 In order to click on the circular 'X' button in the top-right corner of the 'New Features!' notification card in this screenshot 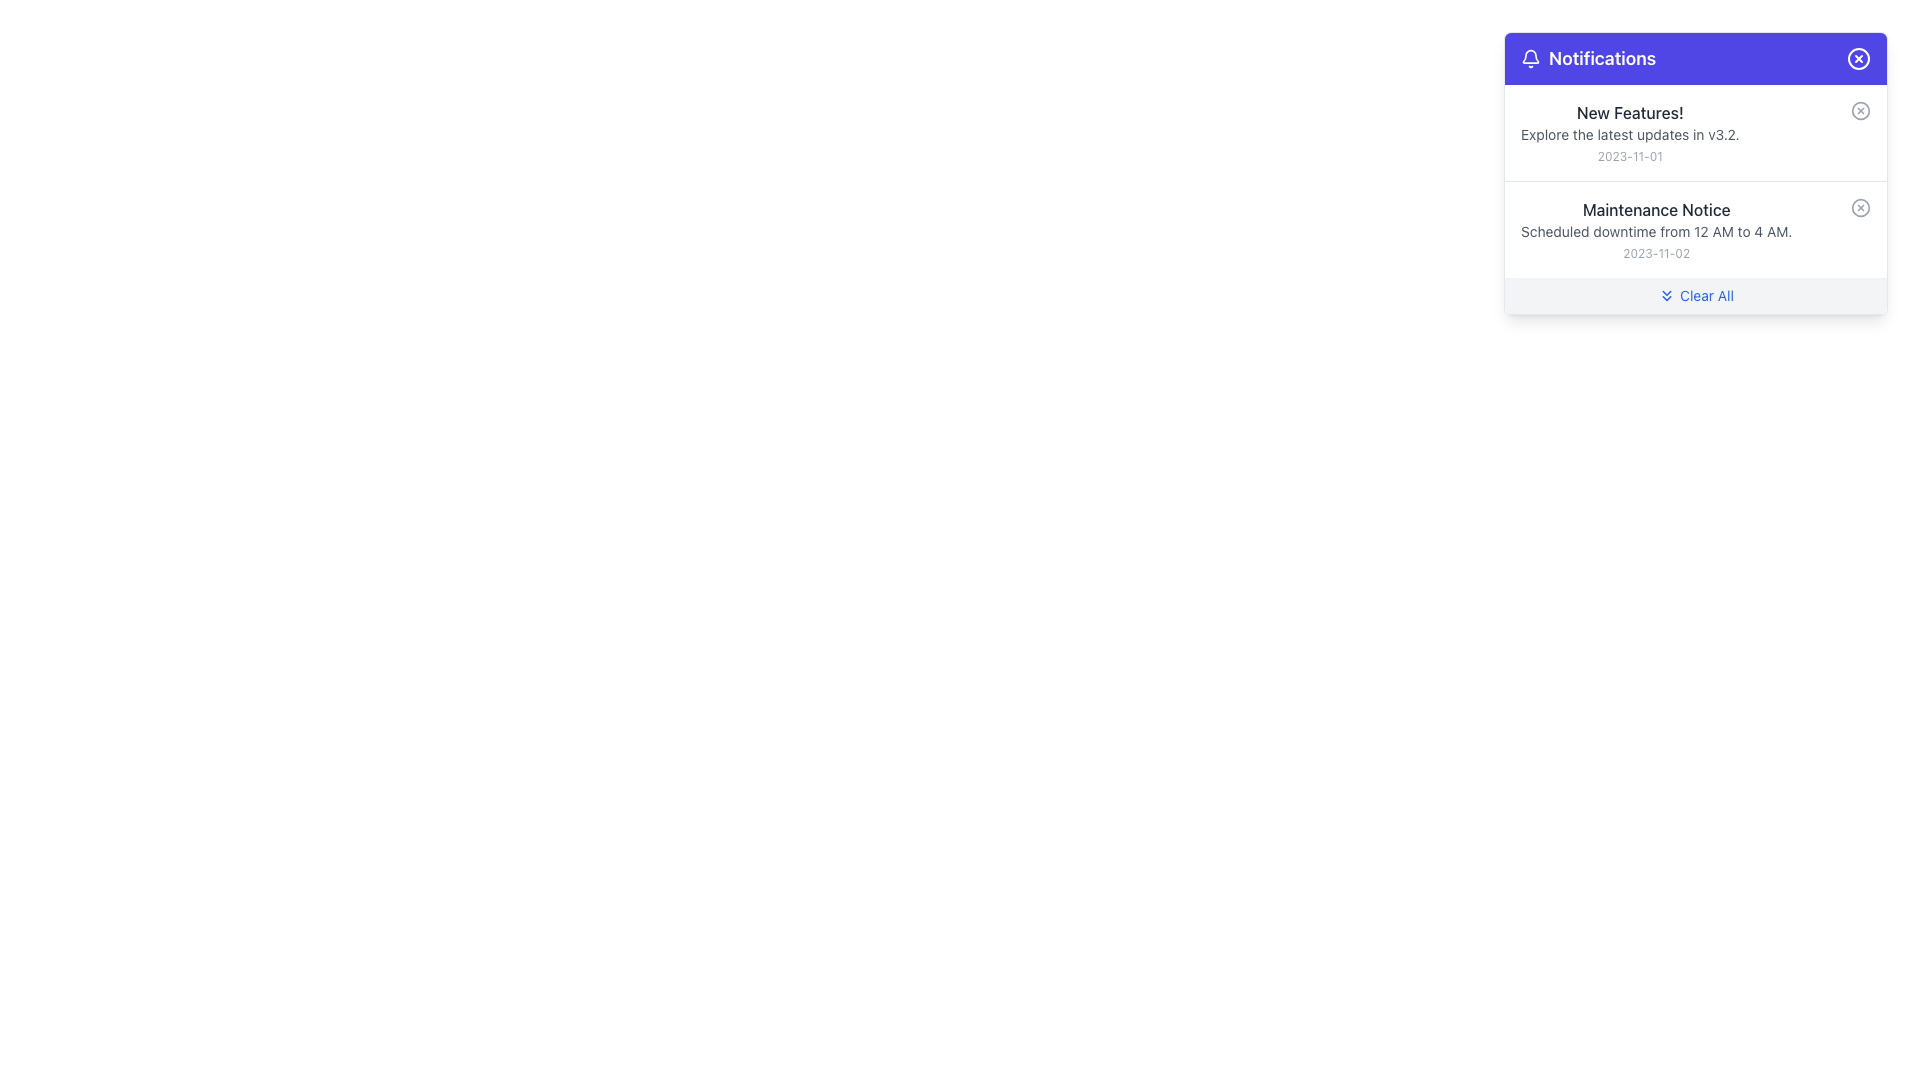, I will do `click(1860, 111)`.